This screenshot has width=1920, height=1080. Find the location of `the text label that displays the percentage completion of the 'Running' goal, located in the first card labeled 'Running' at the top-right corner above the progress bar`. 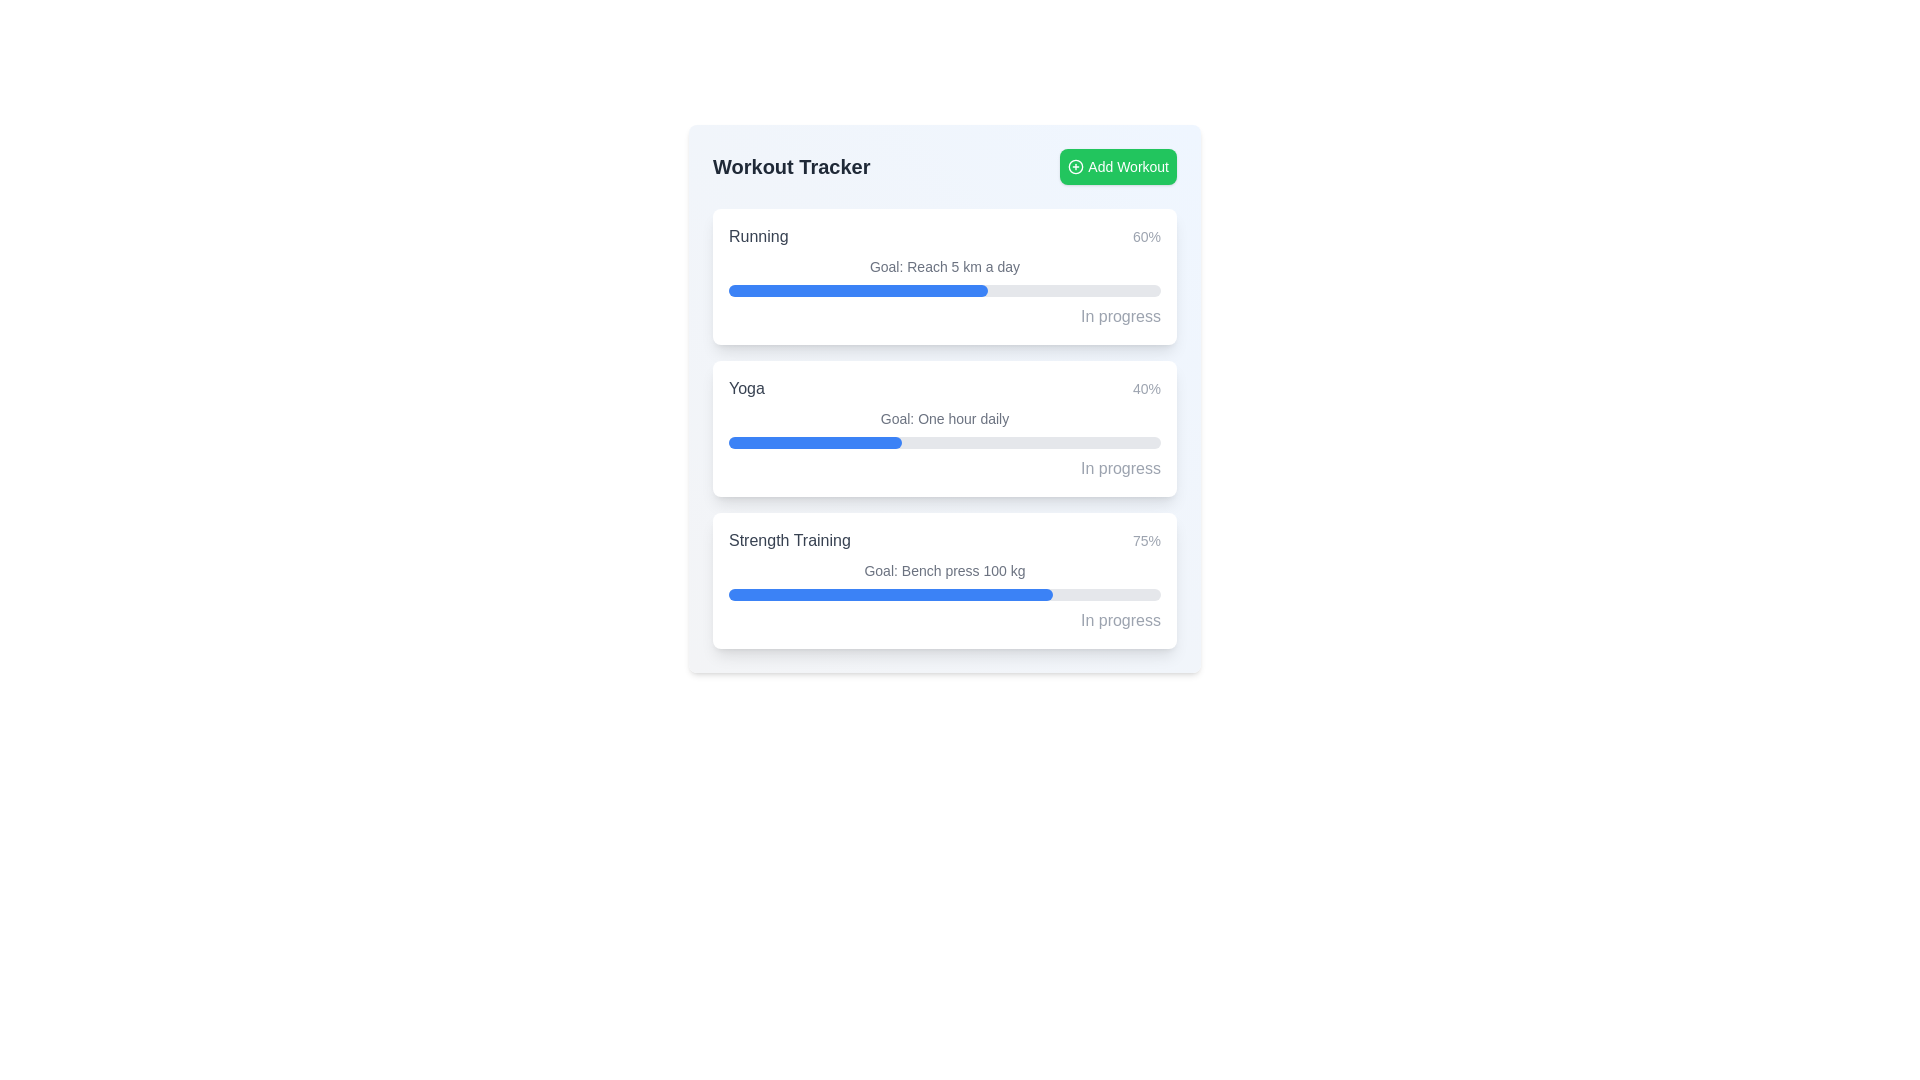

the text label that displays the percentage completion of the 'Running' goal, located in the first card labeled 'Running' at the top-right corner above the progress bar is located at coordinates (1147, 235).